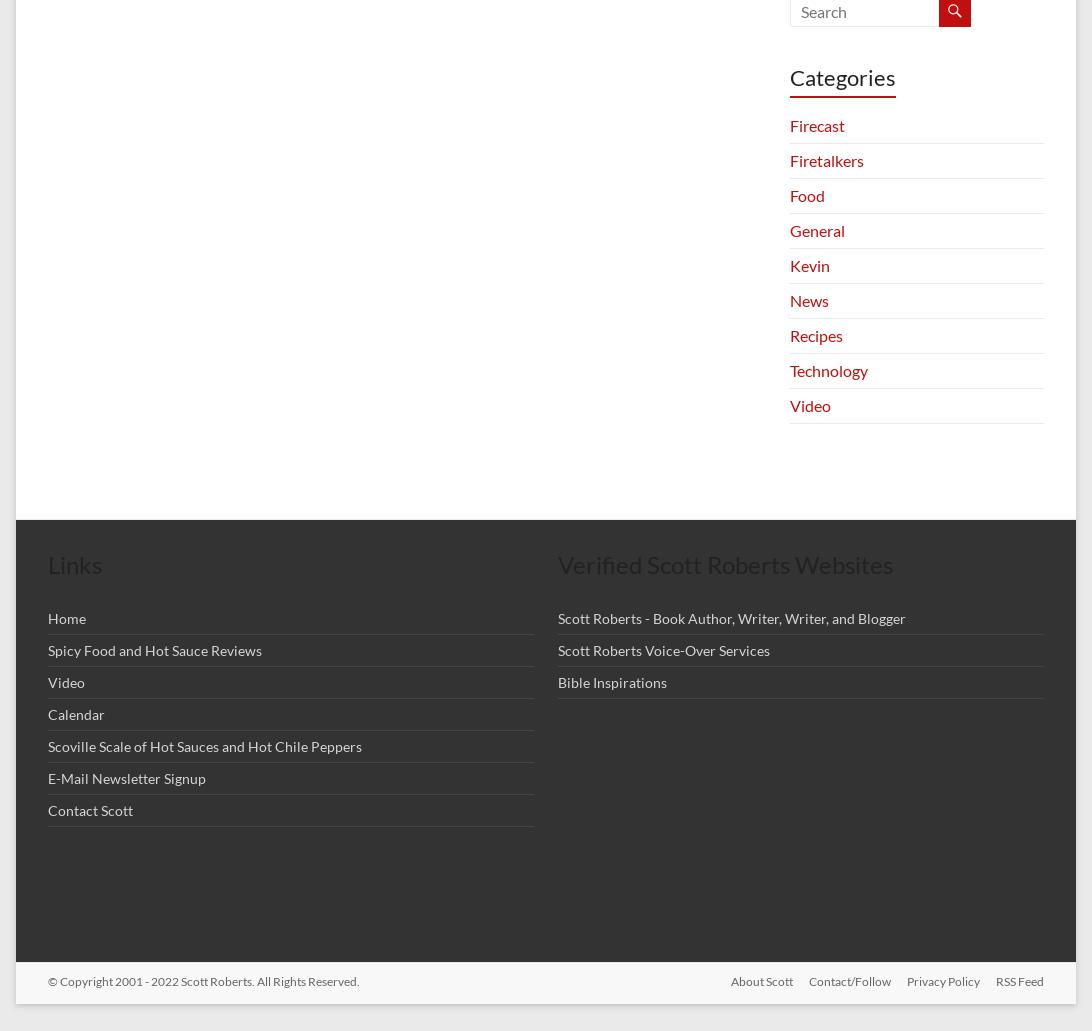  What do you see at coordinates (48, 777) in the screenshot?
I see `'E-Mail Newsletter Signup'` at bounding box center [48, 777].